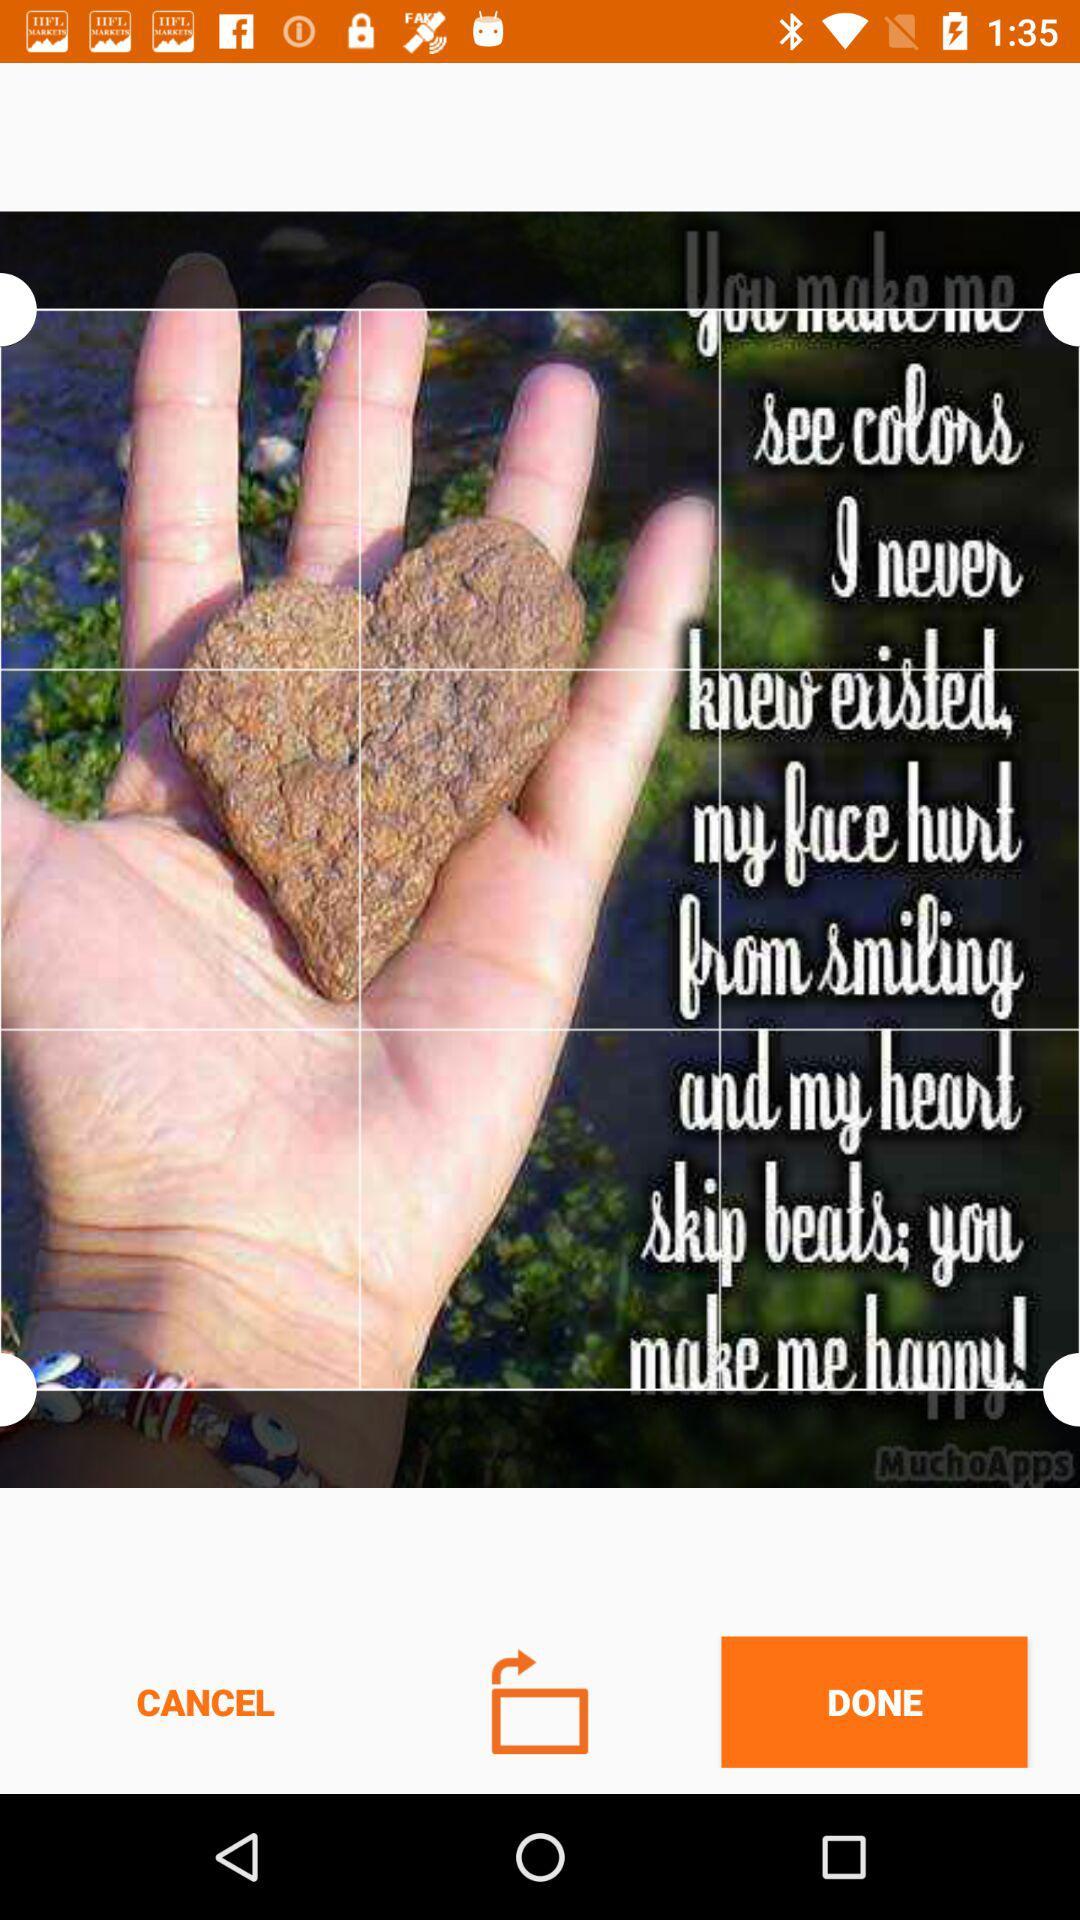  I want to click on cancel item, so click(205, 1701).